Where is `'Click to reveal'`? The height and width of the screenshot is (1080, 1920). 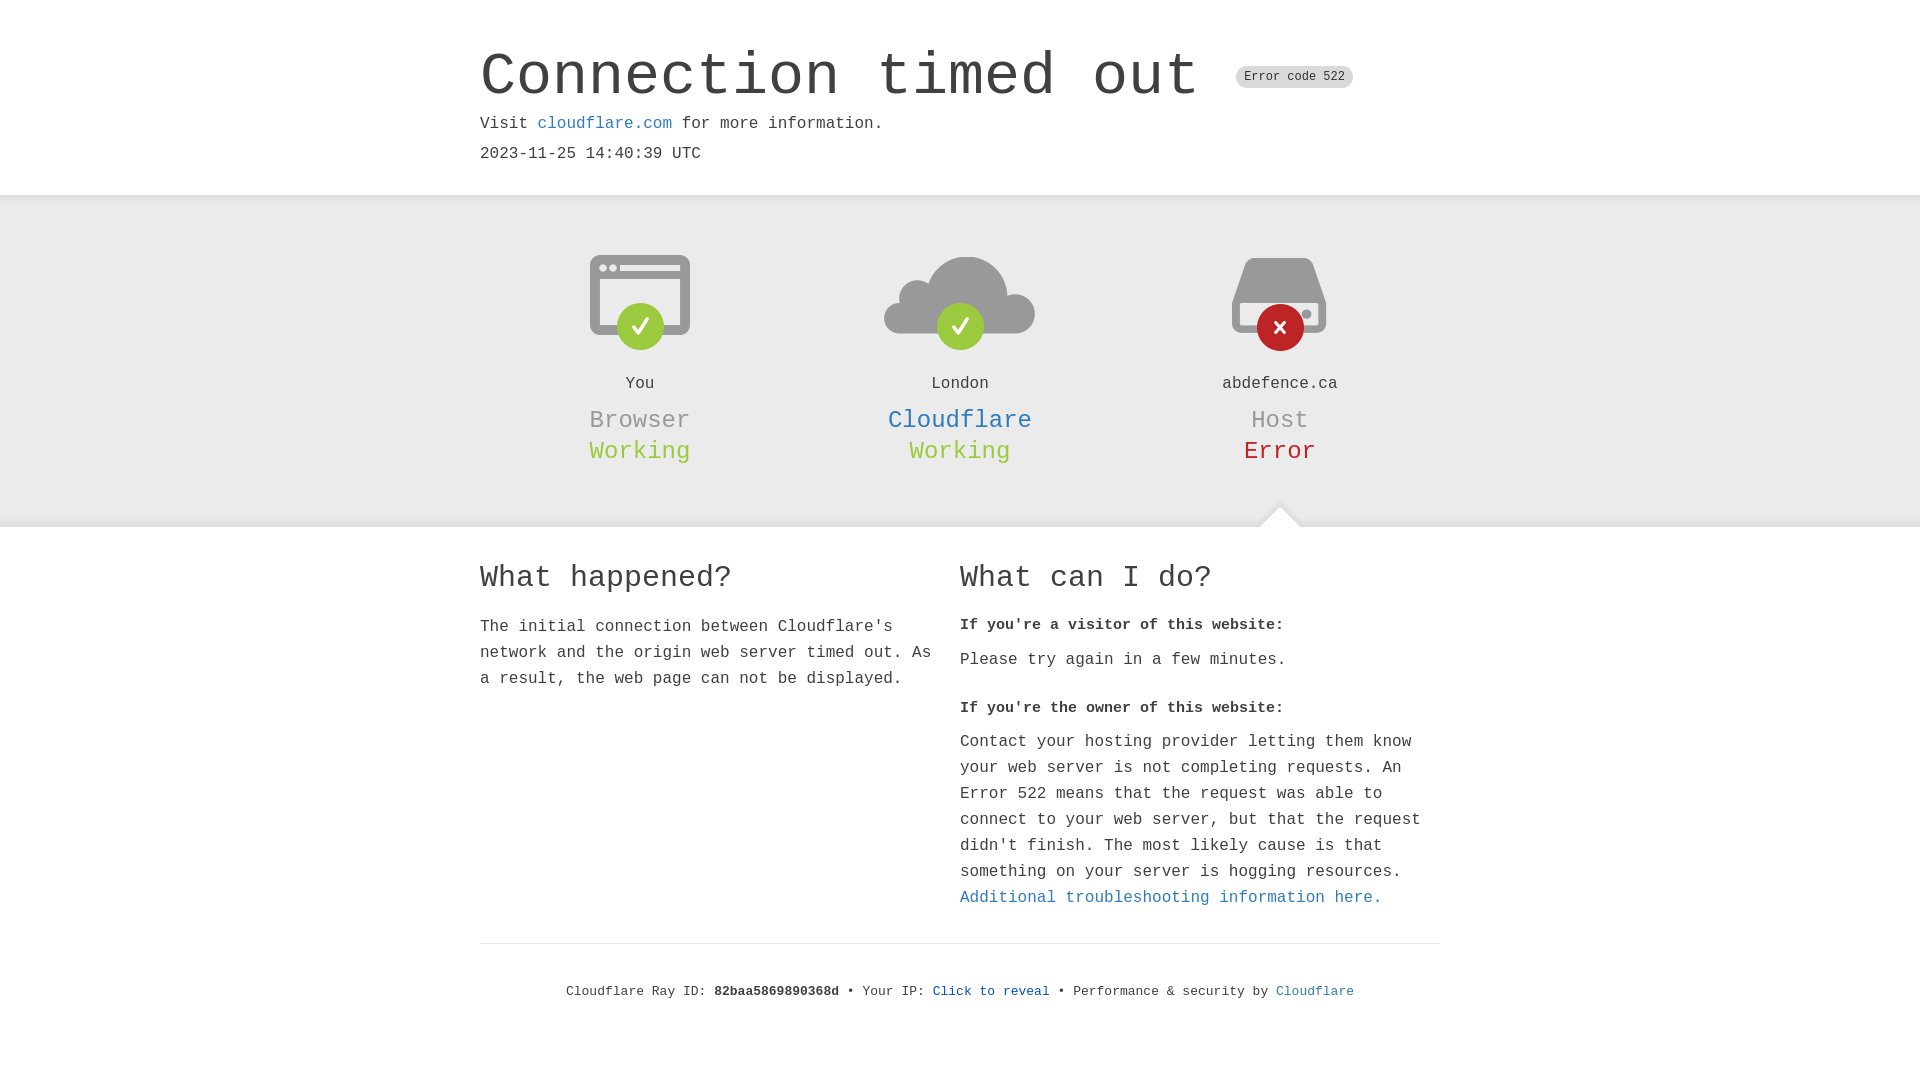
'Click to reveal' is located at coordinates (991, 991).